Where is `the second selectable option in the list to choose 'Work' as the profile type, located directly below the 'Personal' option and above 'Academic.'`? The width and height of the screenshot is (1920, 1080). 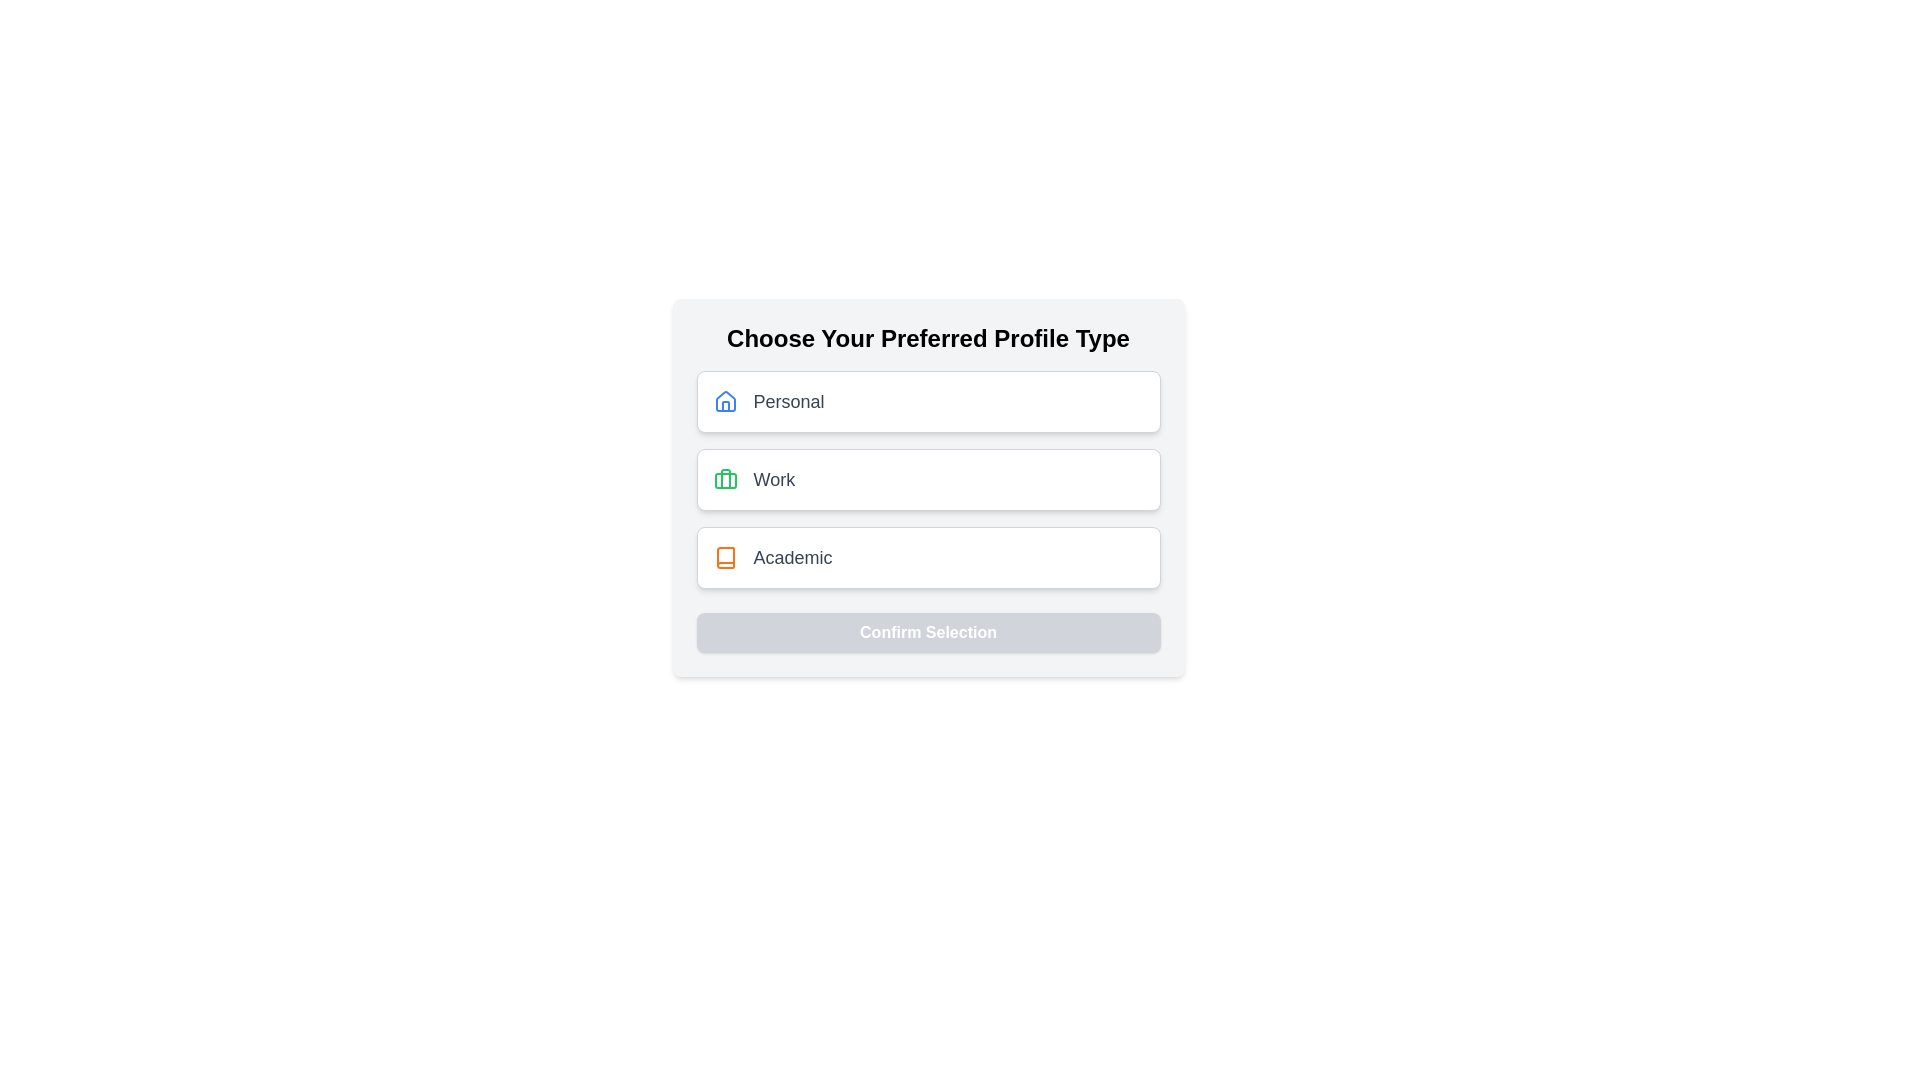
the second selectable option in the list to choose 'Work' as the profile type, located directly below the 'Personal' option and above 'Academic.' is located at coordinates (927, 488).